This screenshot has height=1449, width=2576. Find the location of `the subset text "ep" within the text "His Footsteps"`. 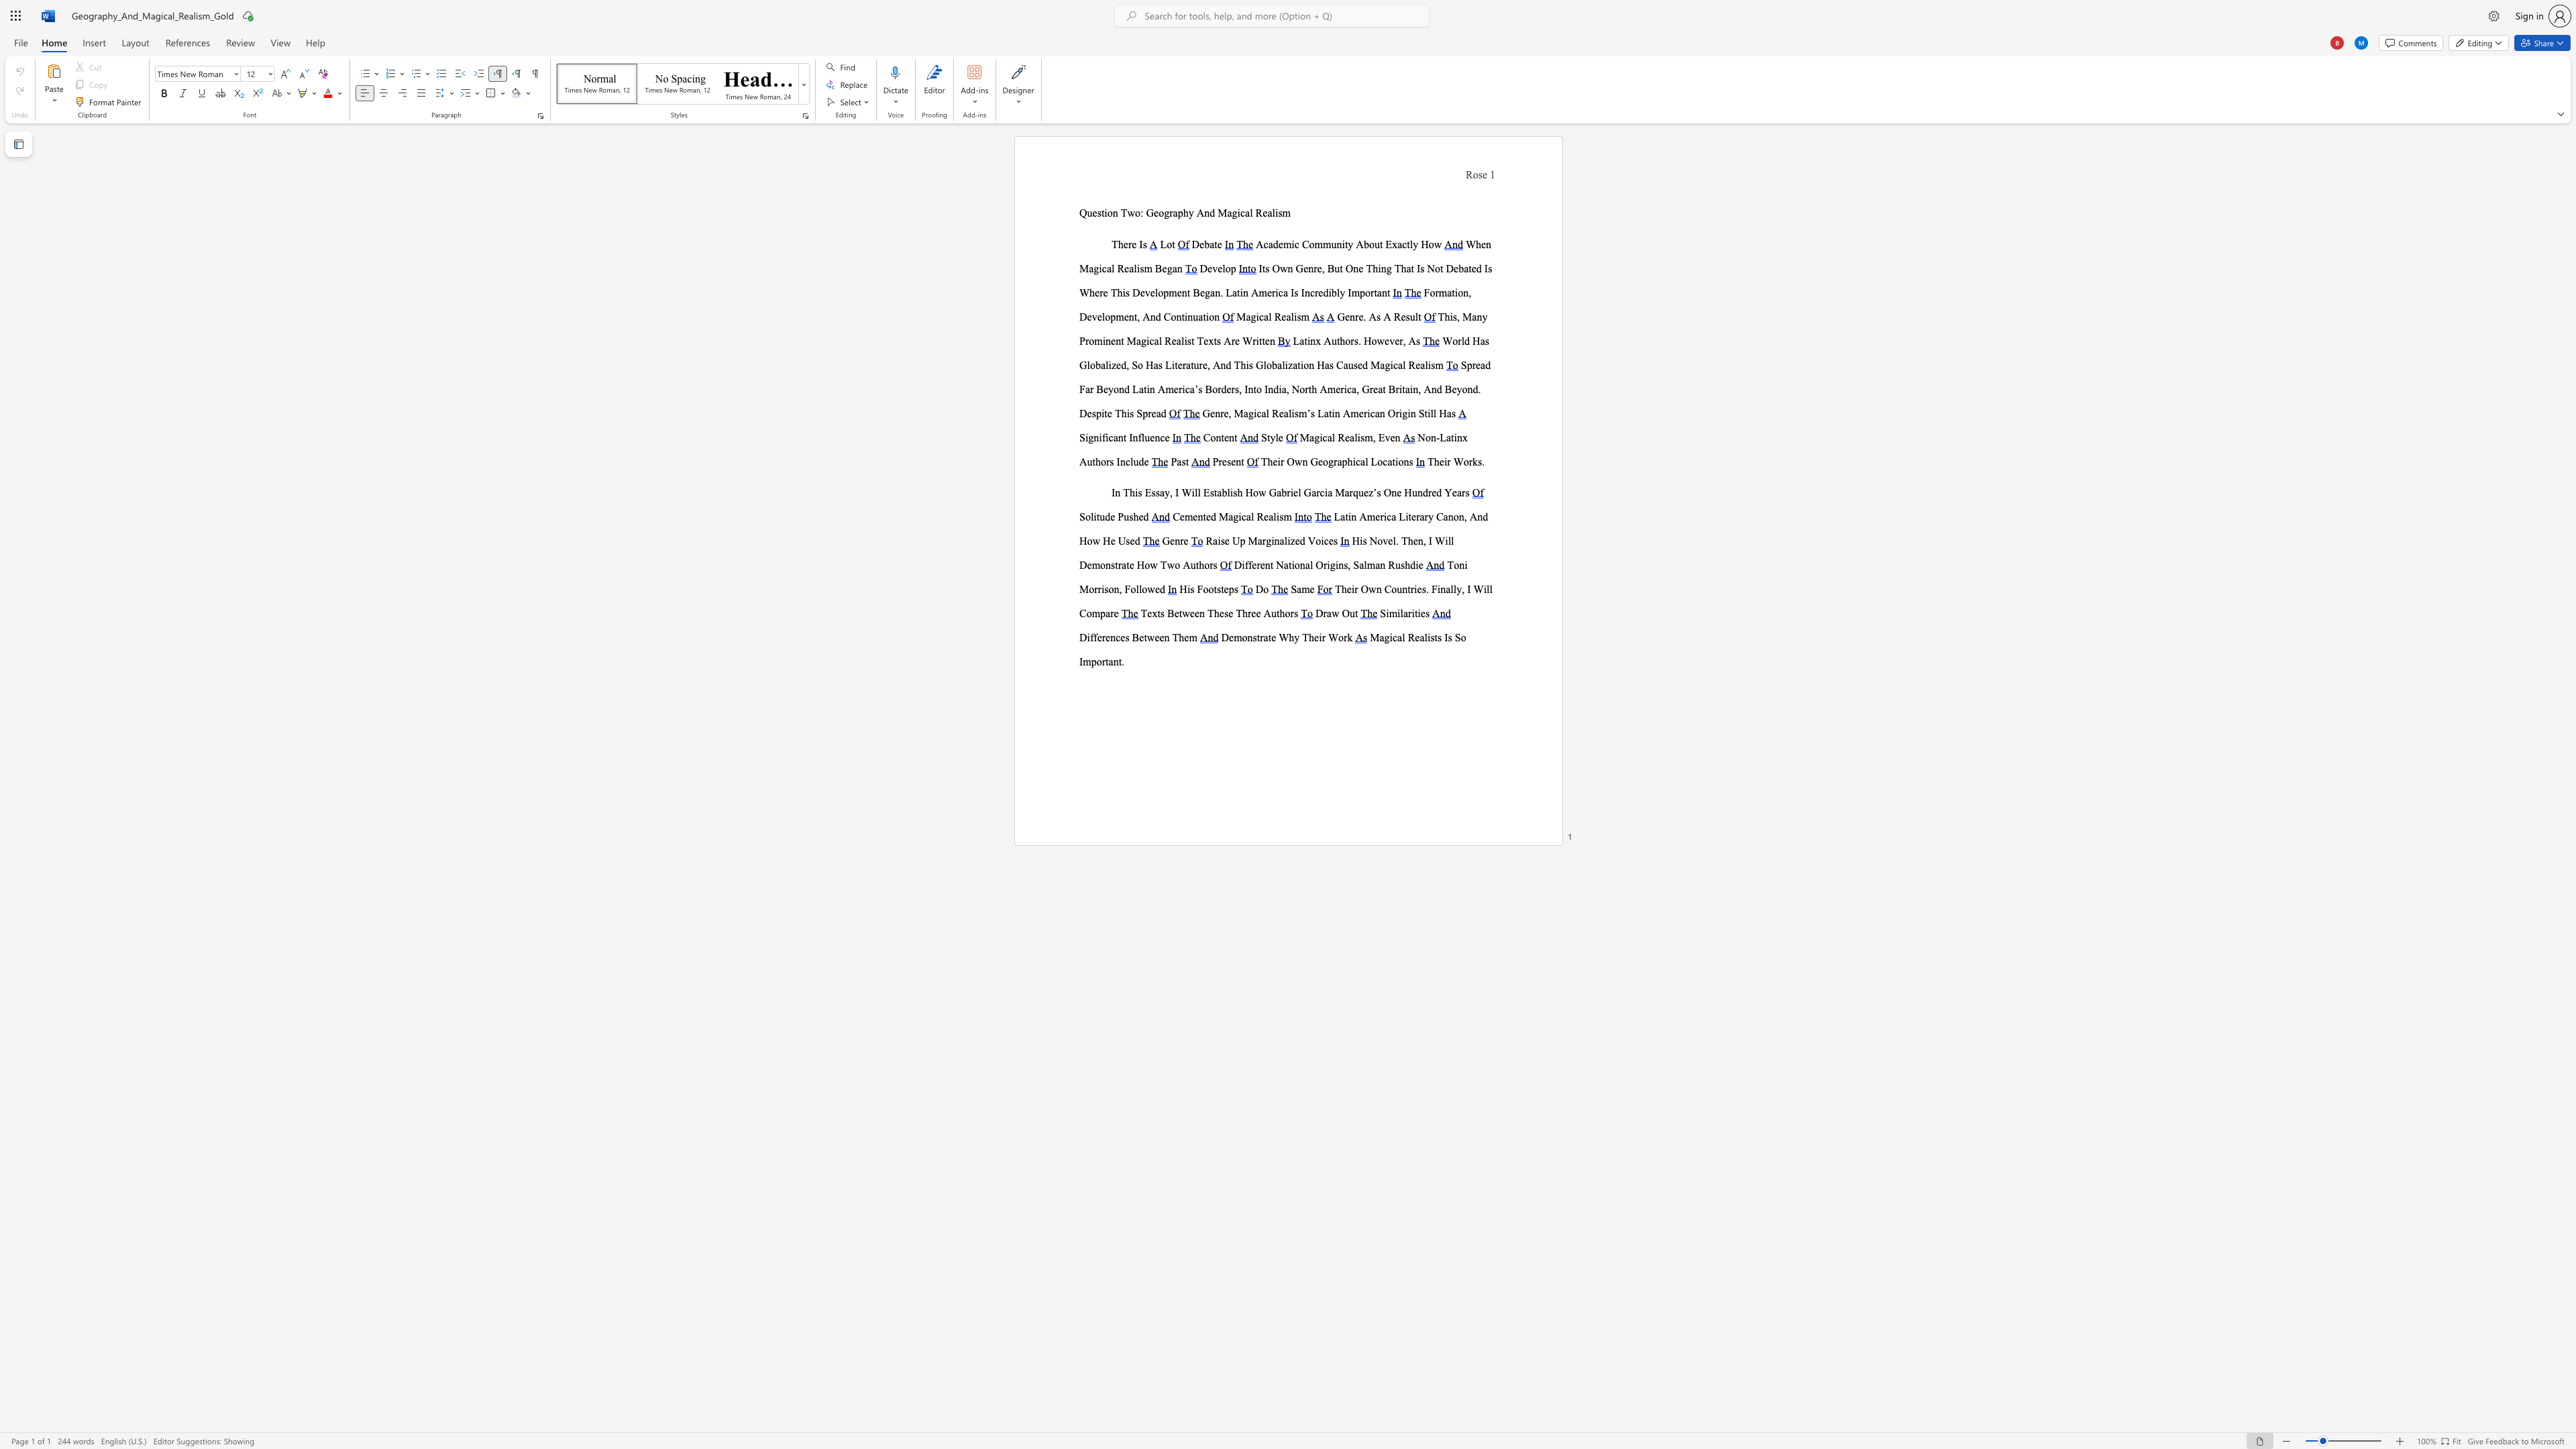

the subset text "ep" within the text "His Footsteps" is located at coordinates (1223, 588).